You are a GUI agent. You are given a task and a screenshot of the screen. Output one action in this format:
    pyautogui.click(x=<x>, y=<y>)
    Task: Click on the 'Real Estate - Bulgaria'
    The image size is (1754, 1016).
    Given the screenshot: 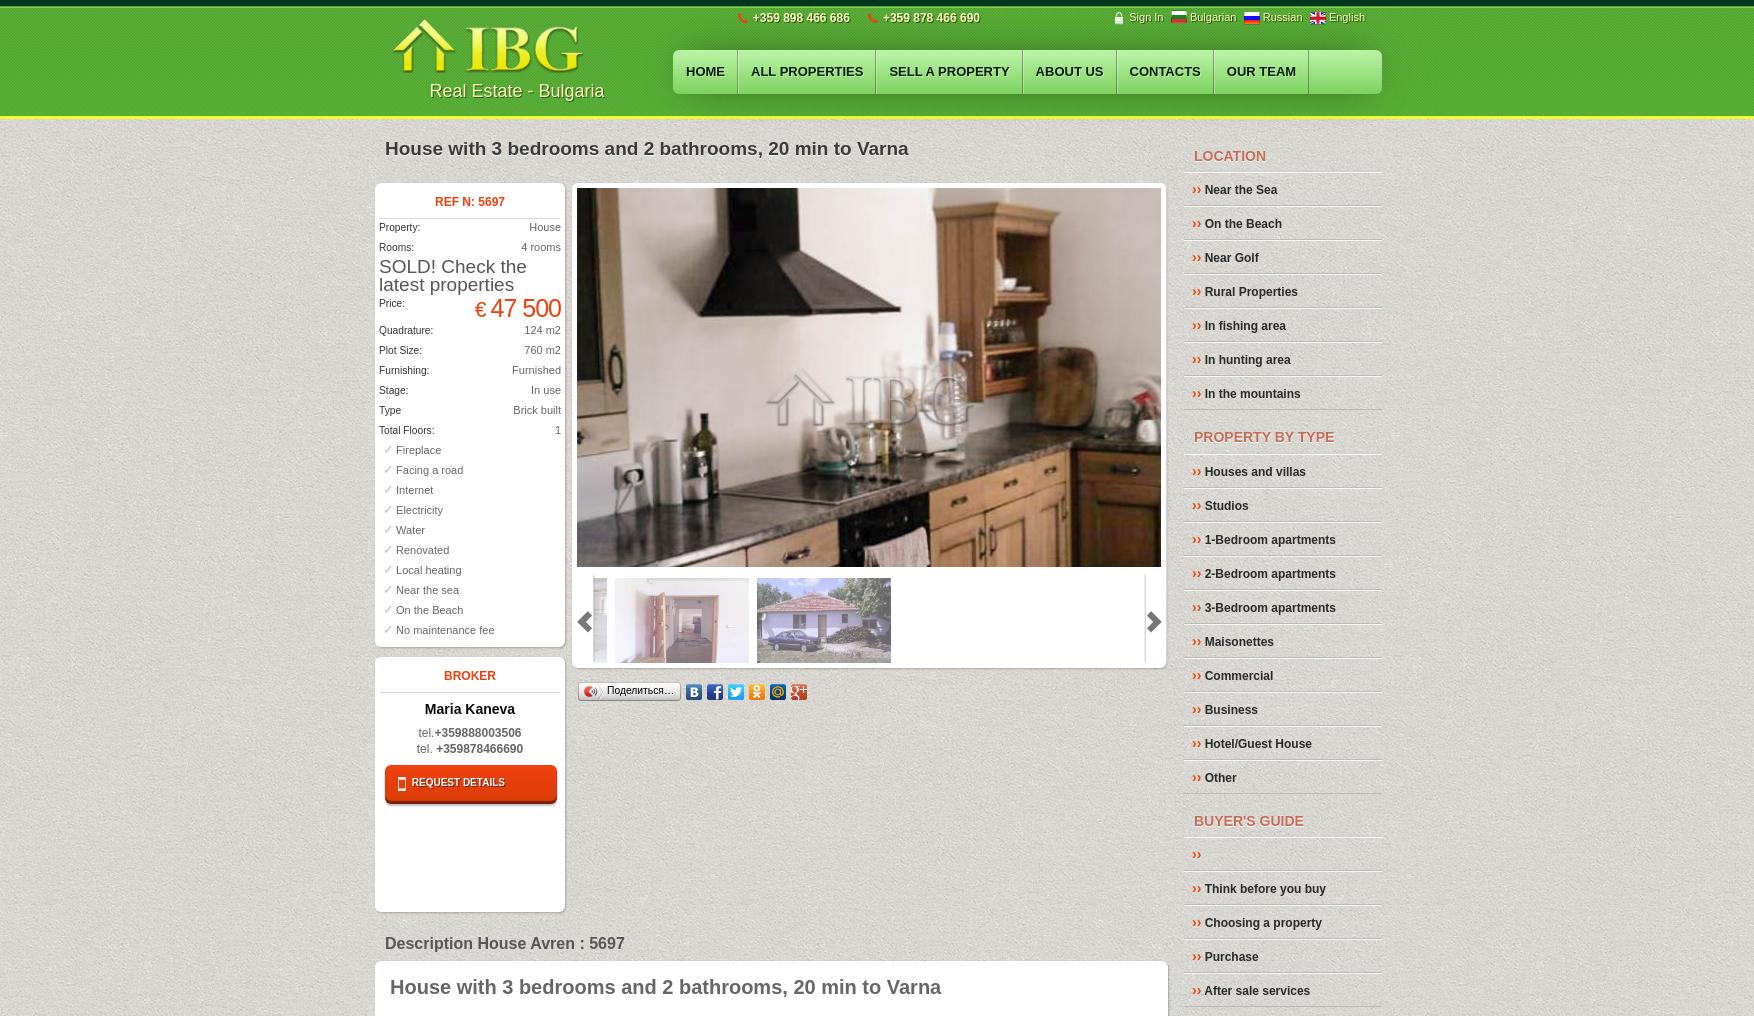 What is the action you would take?
    pyautogui.click(x=515, y=91)
    